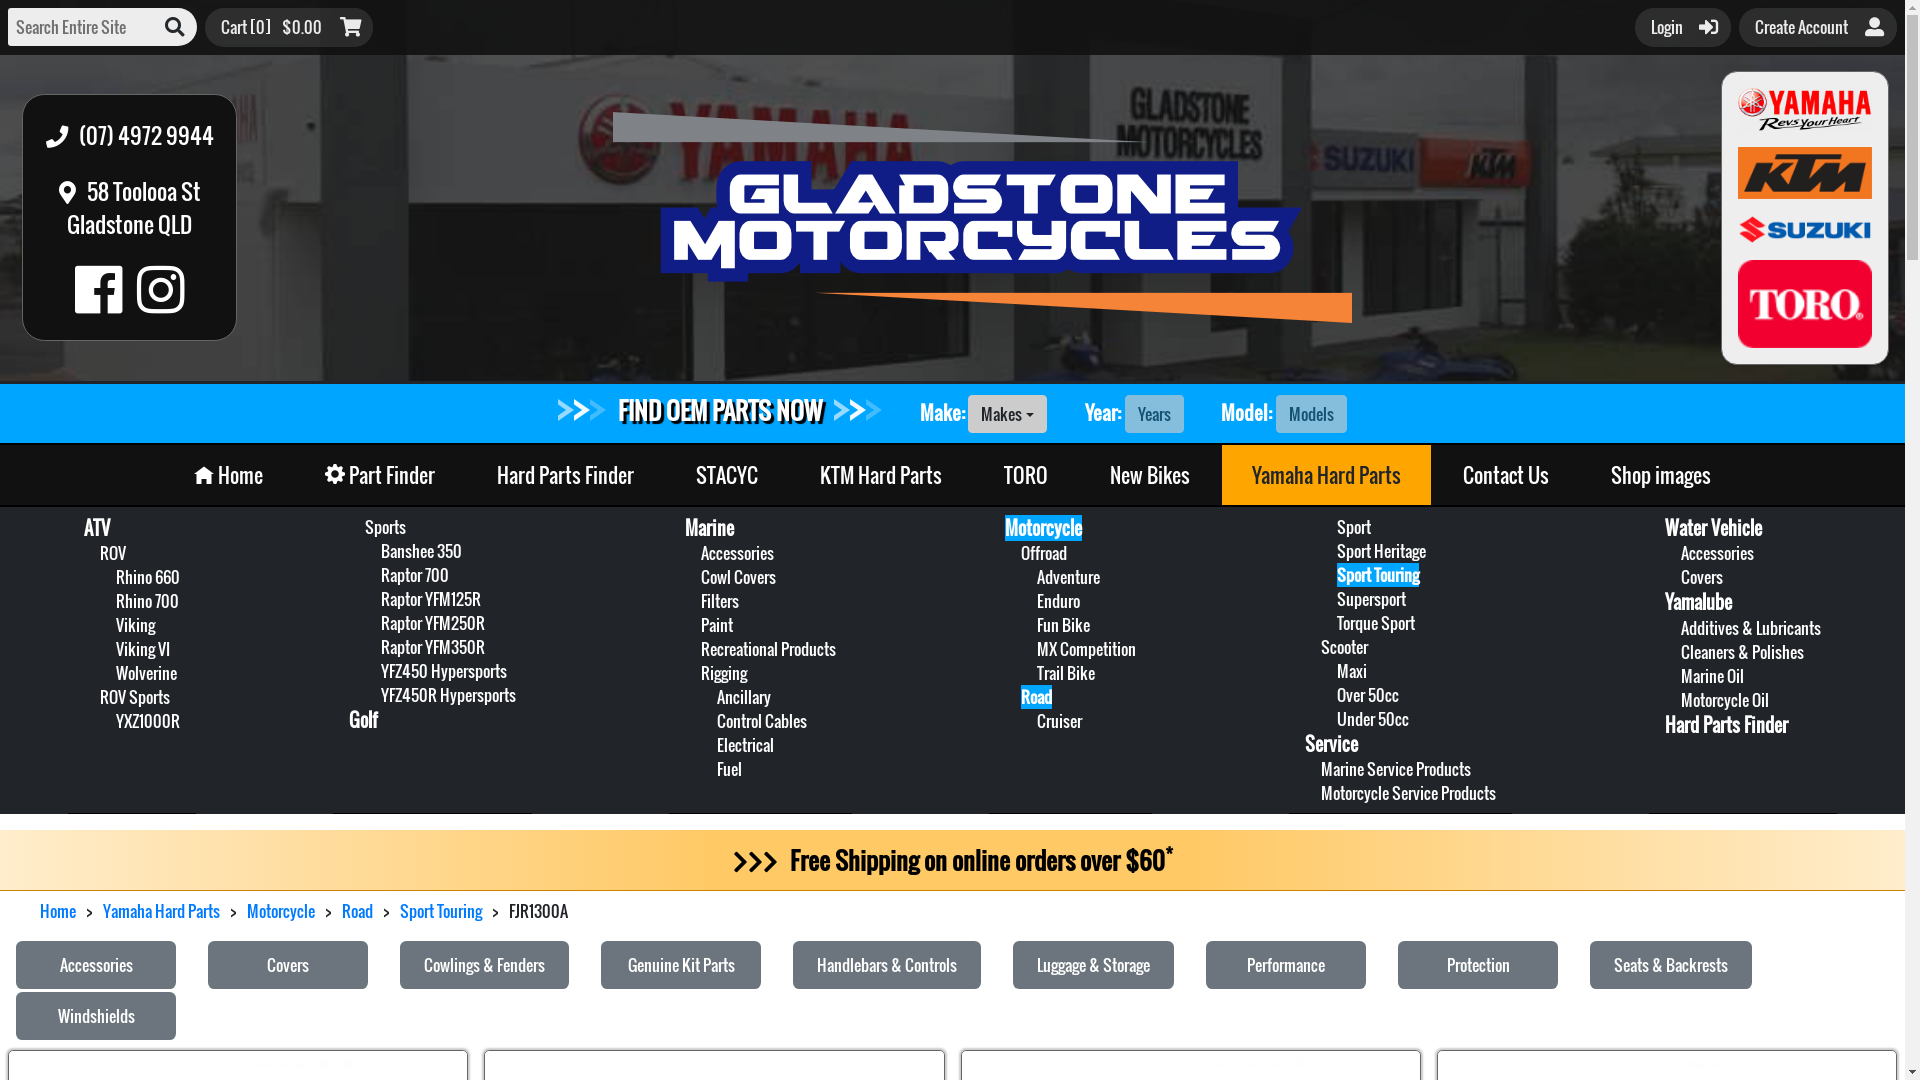 The image size is (1920, 1080). I want to click on 'Create Account', so click(1818, 27).